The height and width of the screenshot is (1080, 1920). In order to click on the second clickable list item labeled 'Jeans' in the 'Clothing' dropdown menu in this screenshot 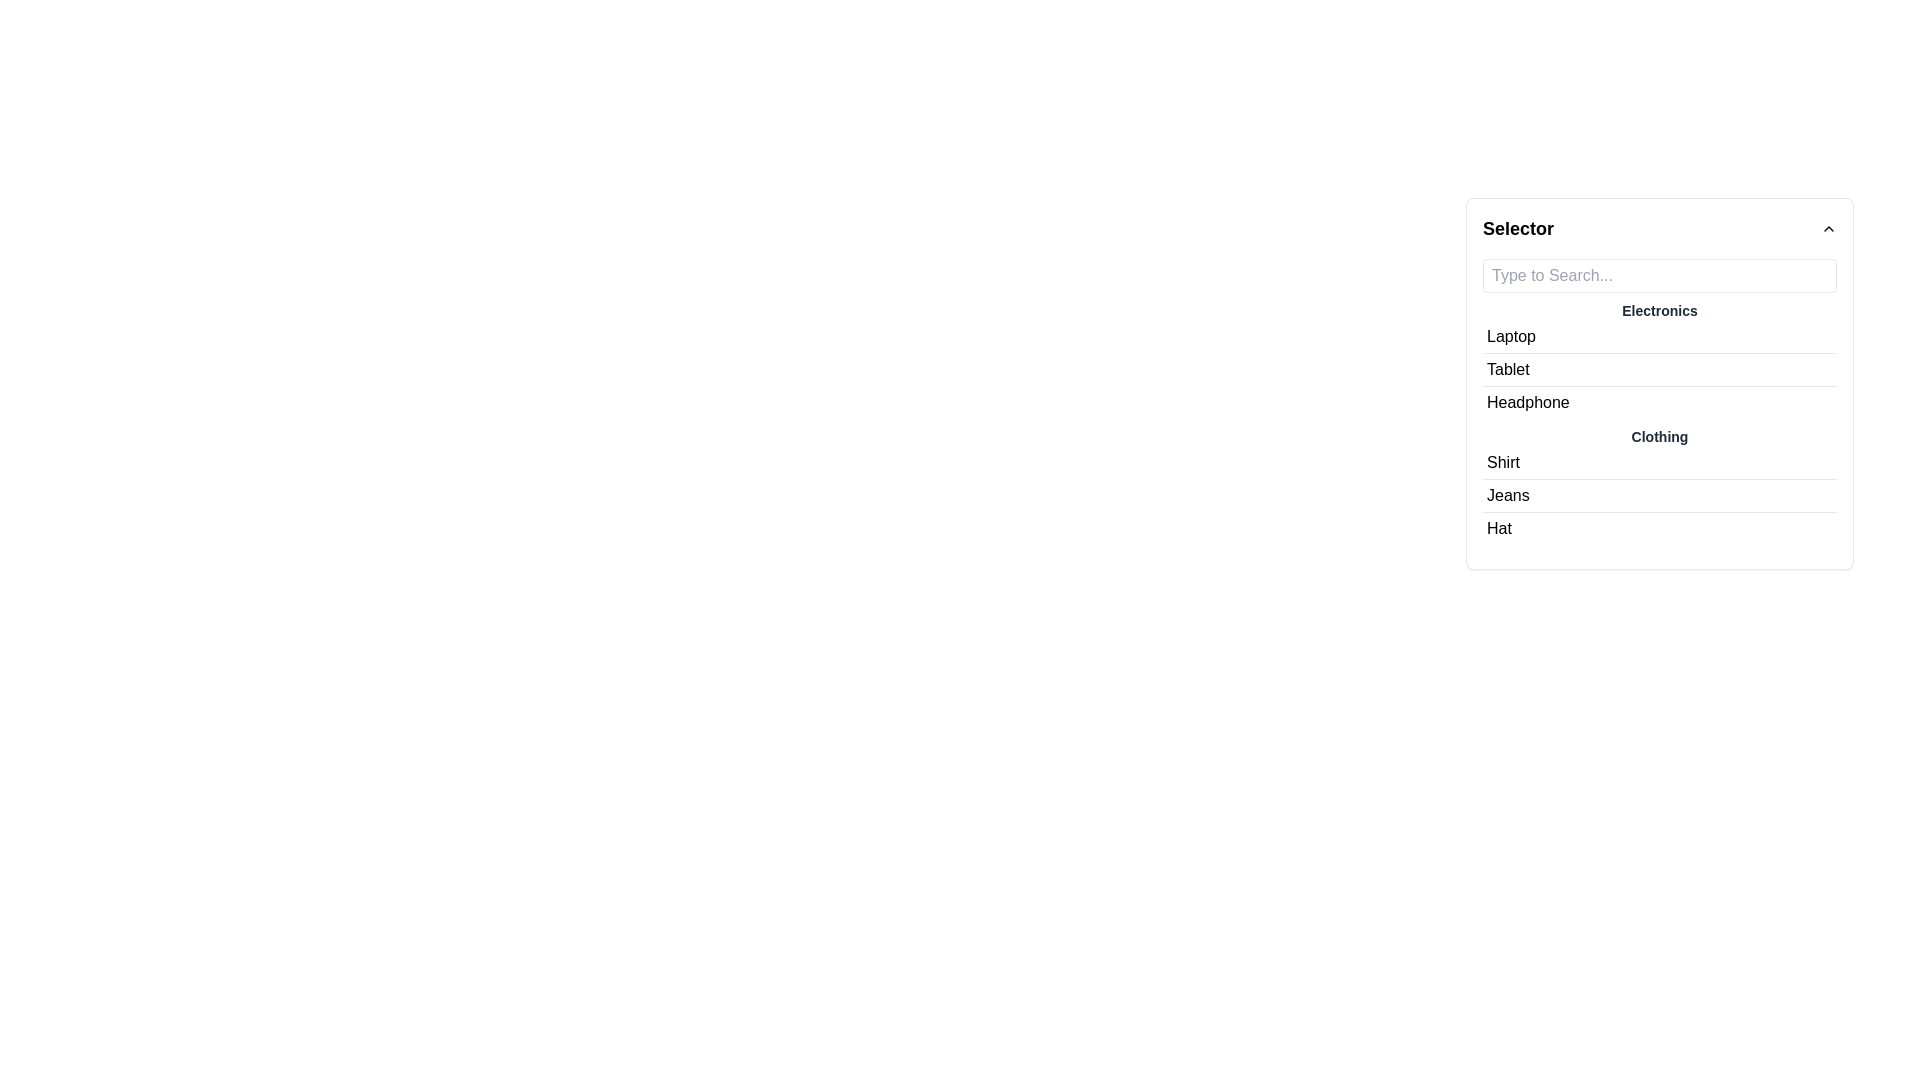, I will do `click(1660, 495)`.